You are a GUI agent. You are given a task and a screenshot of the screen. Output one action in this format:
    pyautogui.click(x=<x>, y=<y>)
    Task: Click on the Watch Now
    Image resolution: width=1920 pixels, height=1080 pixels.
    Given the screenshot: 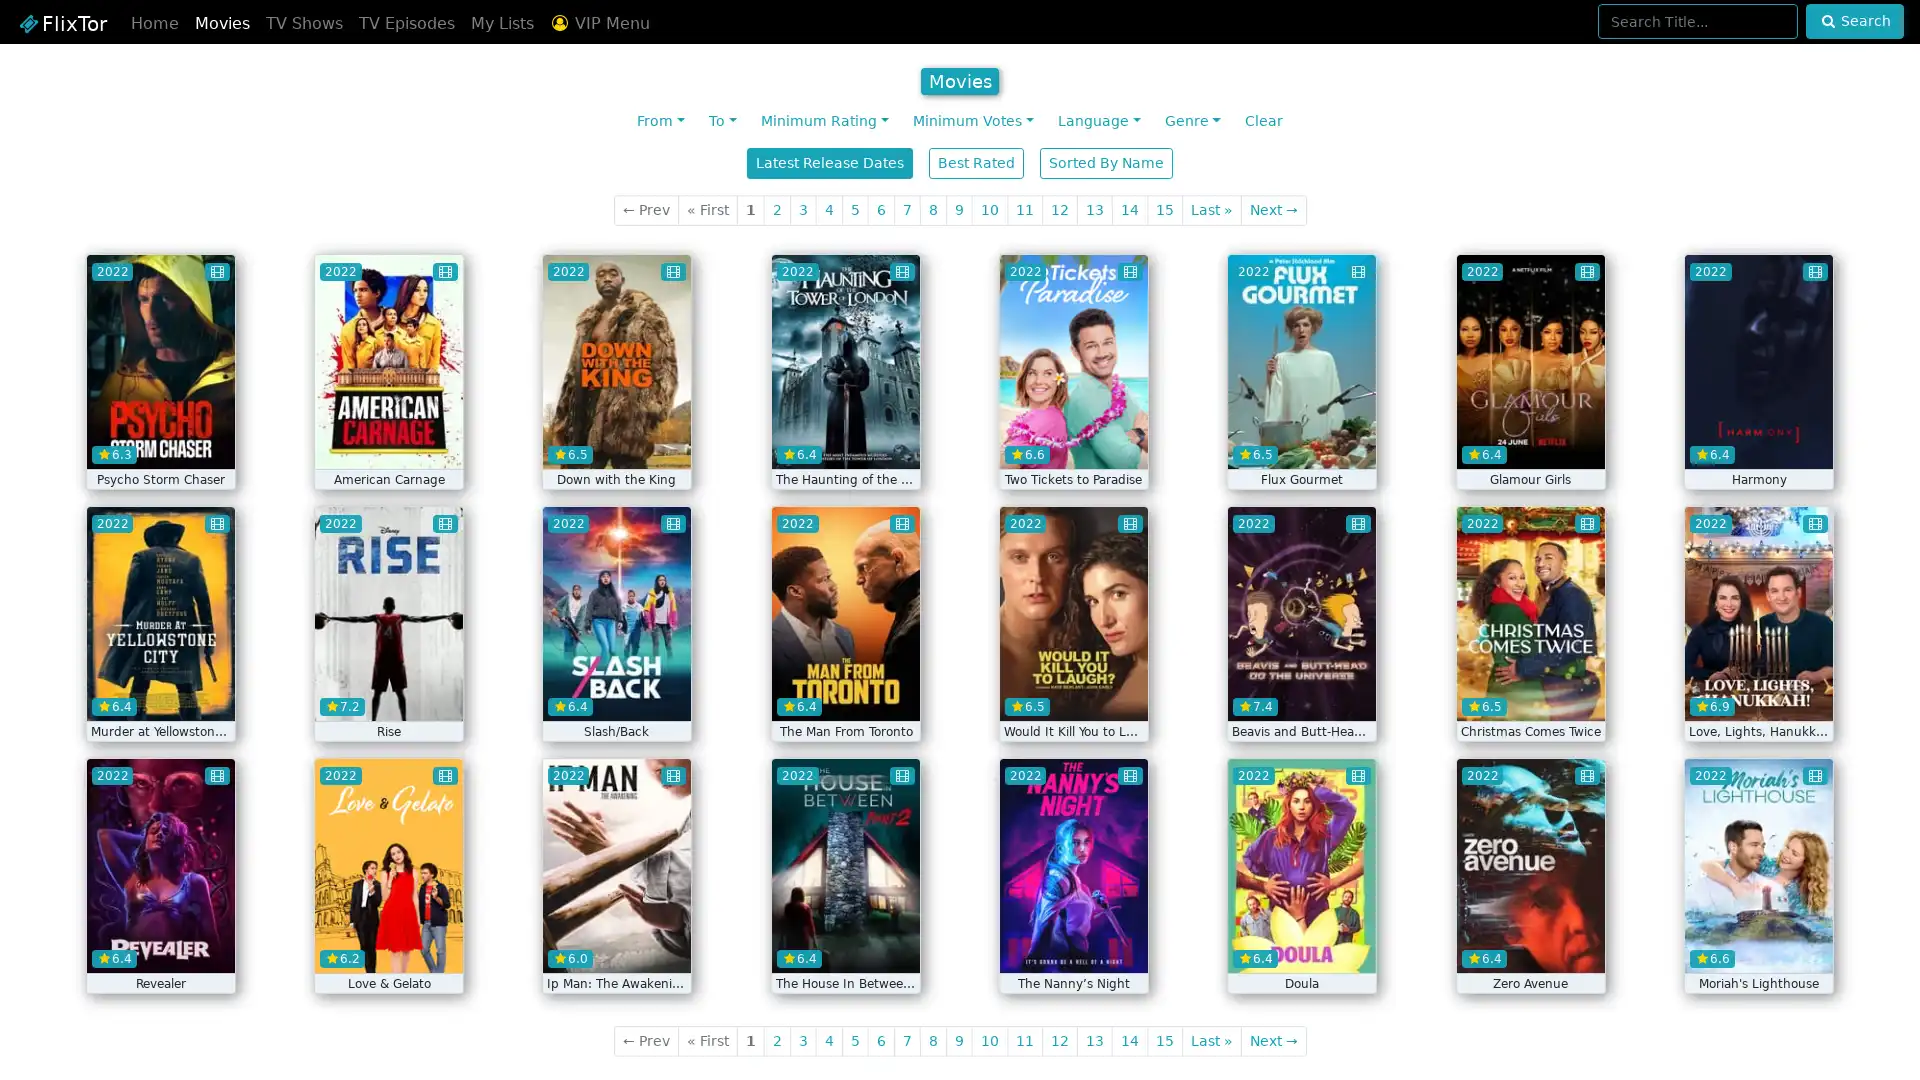 What is the action you would take?
    pyautogui.click(x=1757, y=690)
    